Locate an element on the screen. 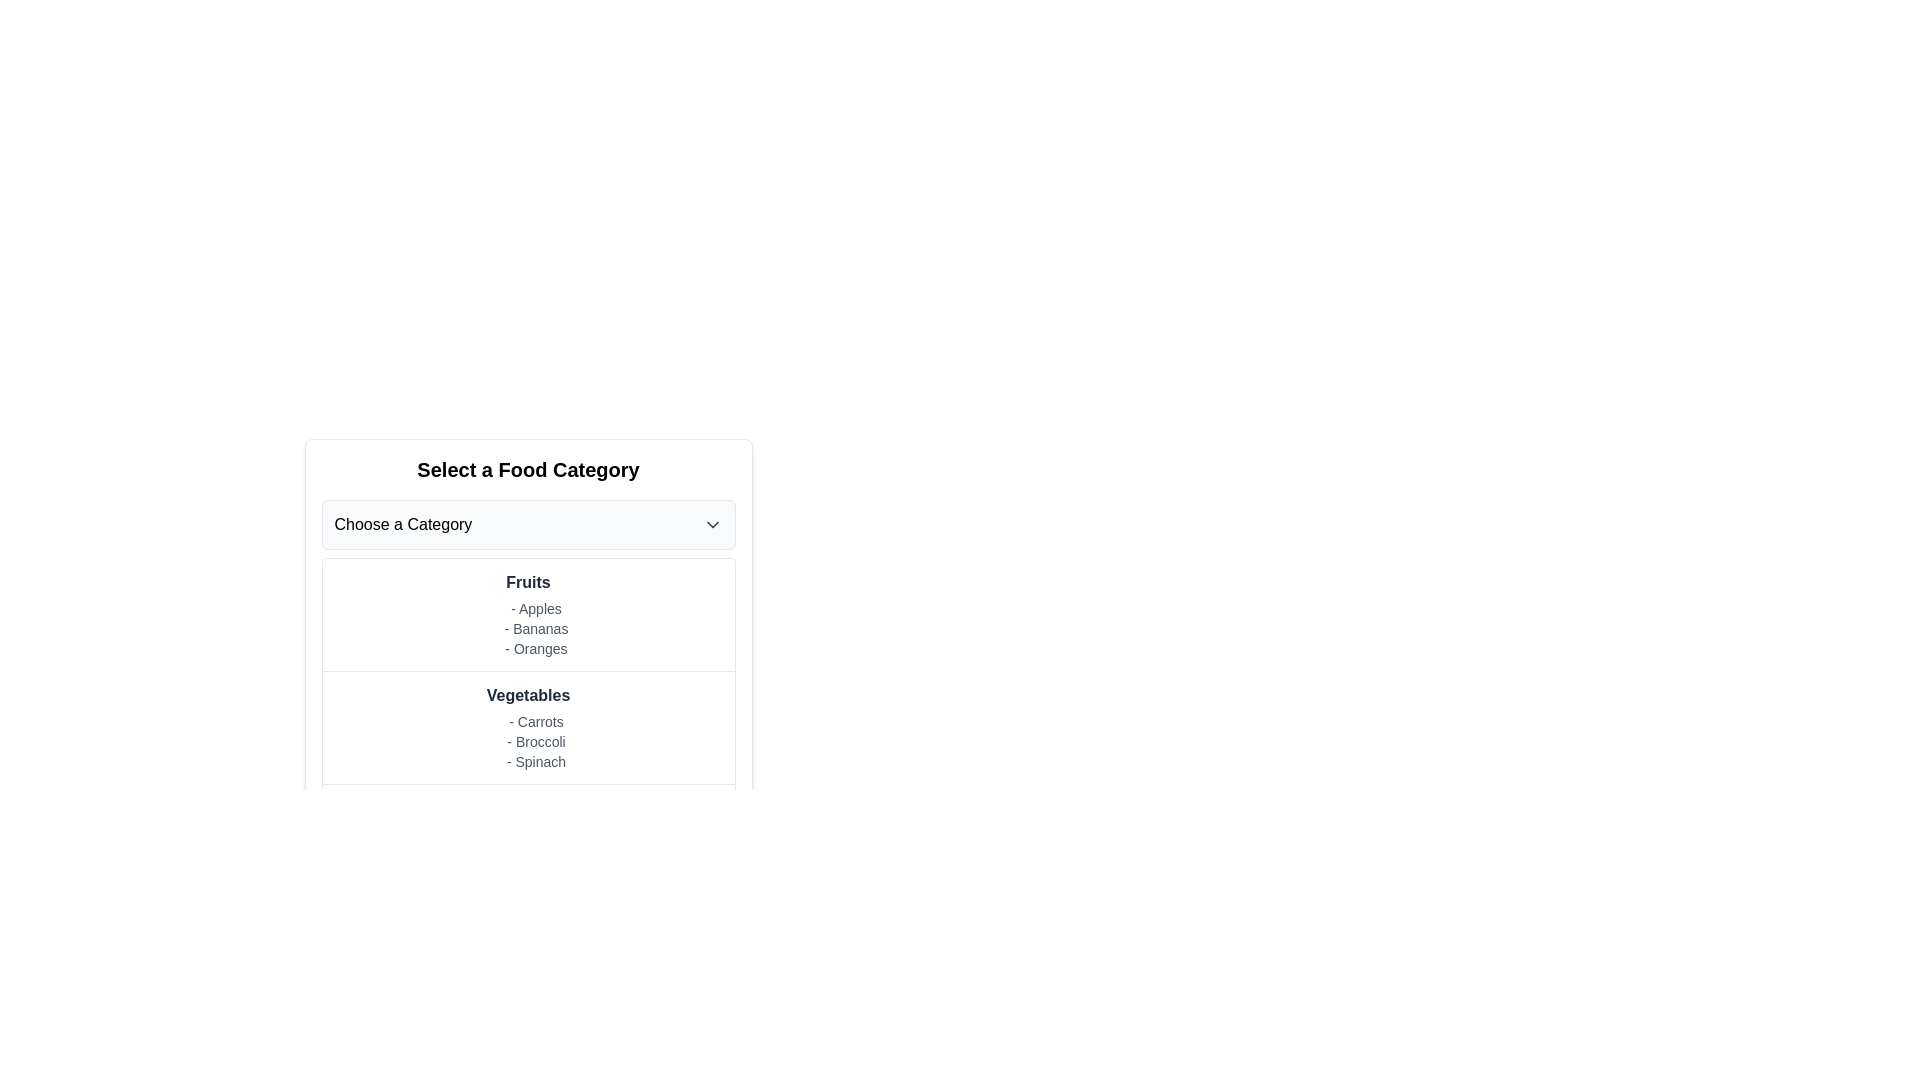 The height and width of the screenshot is (1080, 1920). the 'Choose a Category' text label within the drop-down menu to interact with the menu is located at coordinates (402, 523).